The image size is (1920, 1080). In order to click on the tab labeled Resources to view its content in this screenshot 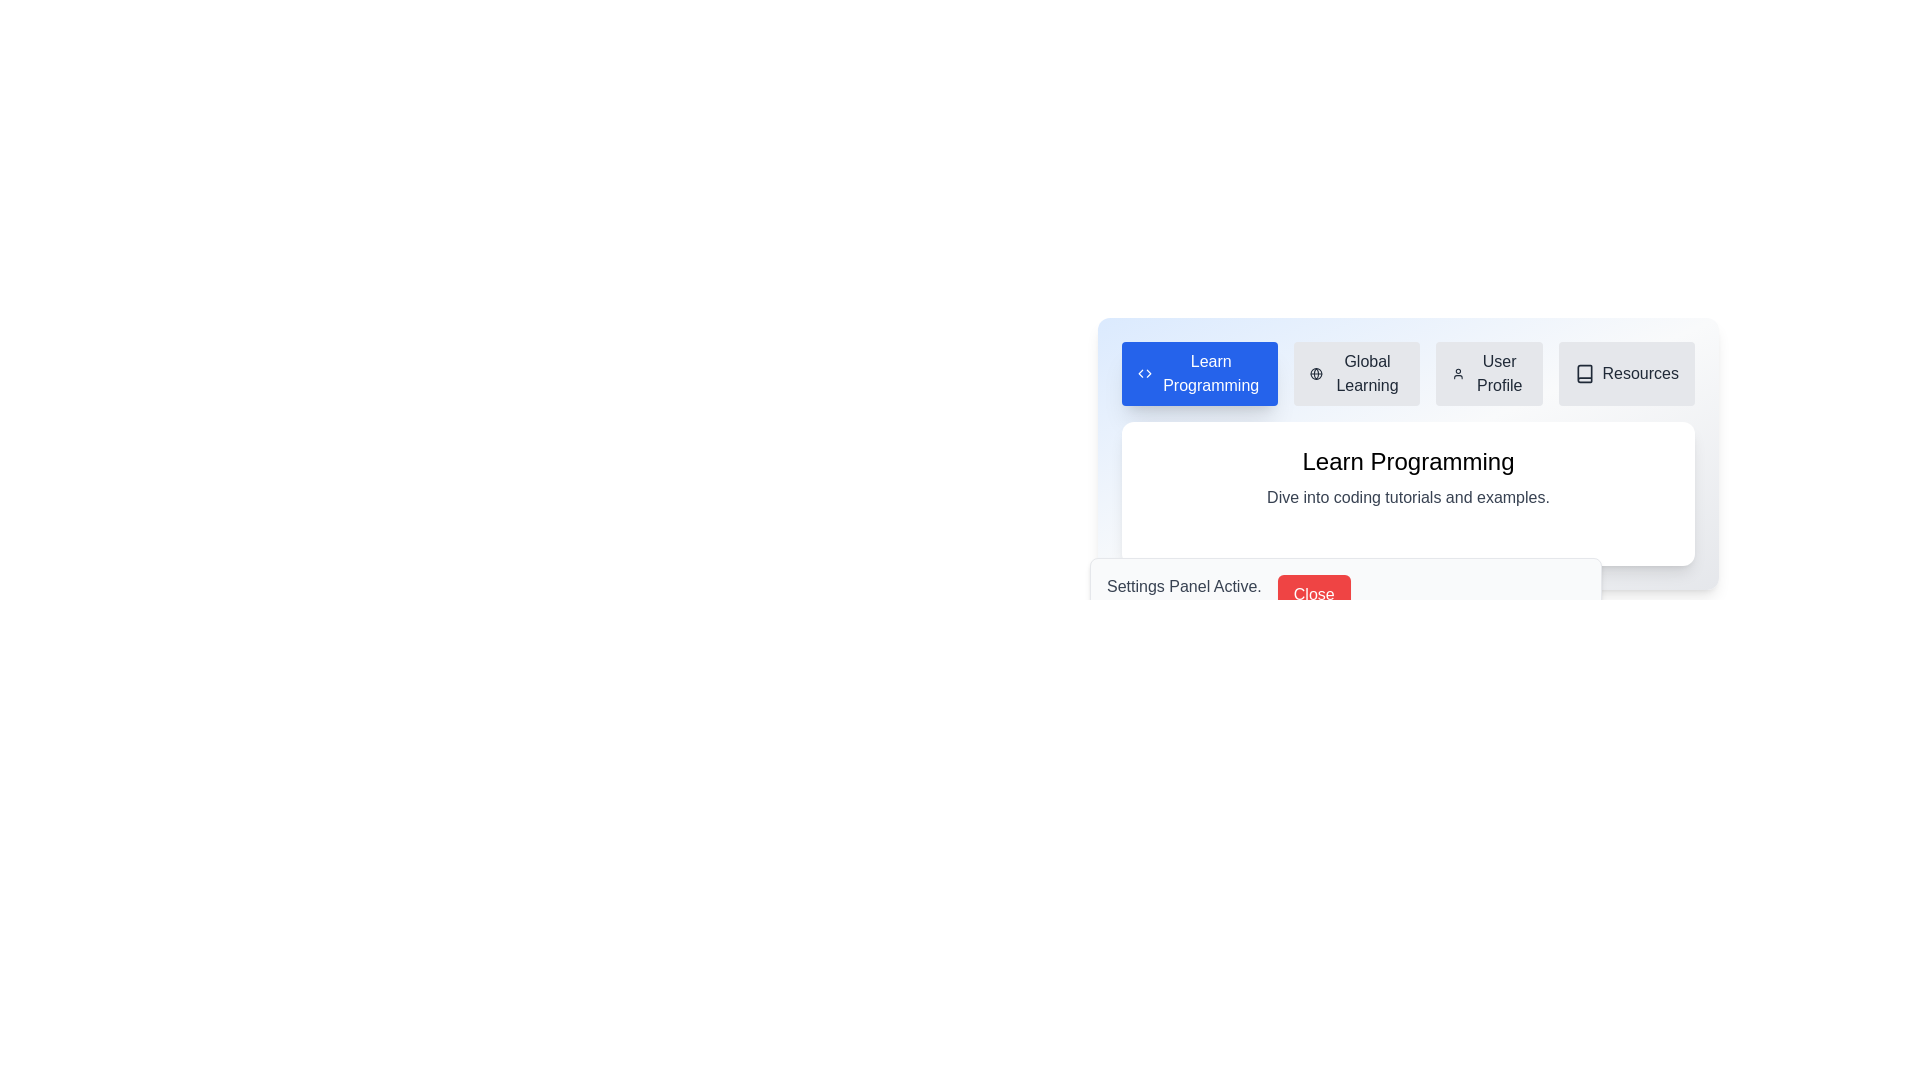, I will do `click(1626, 374)`.